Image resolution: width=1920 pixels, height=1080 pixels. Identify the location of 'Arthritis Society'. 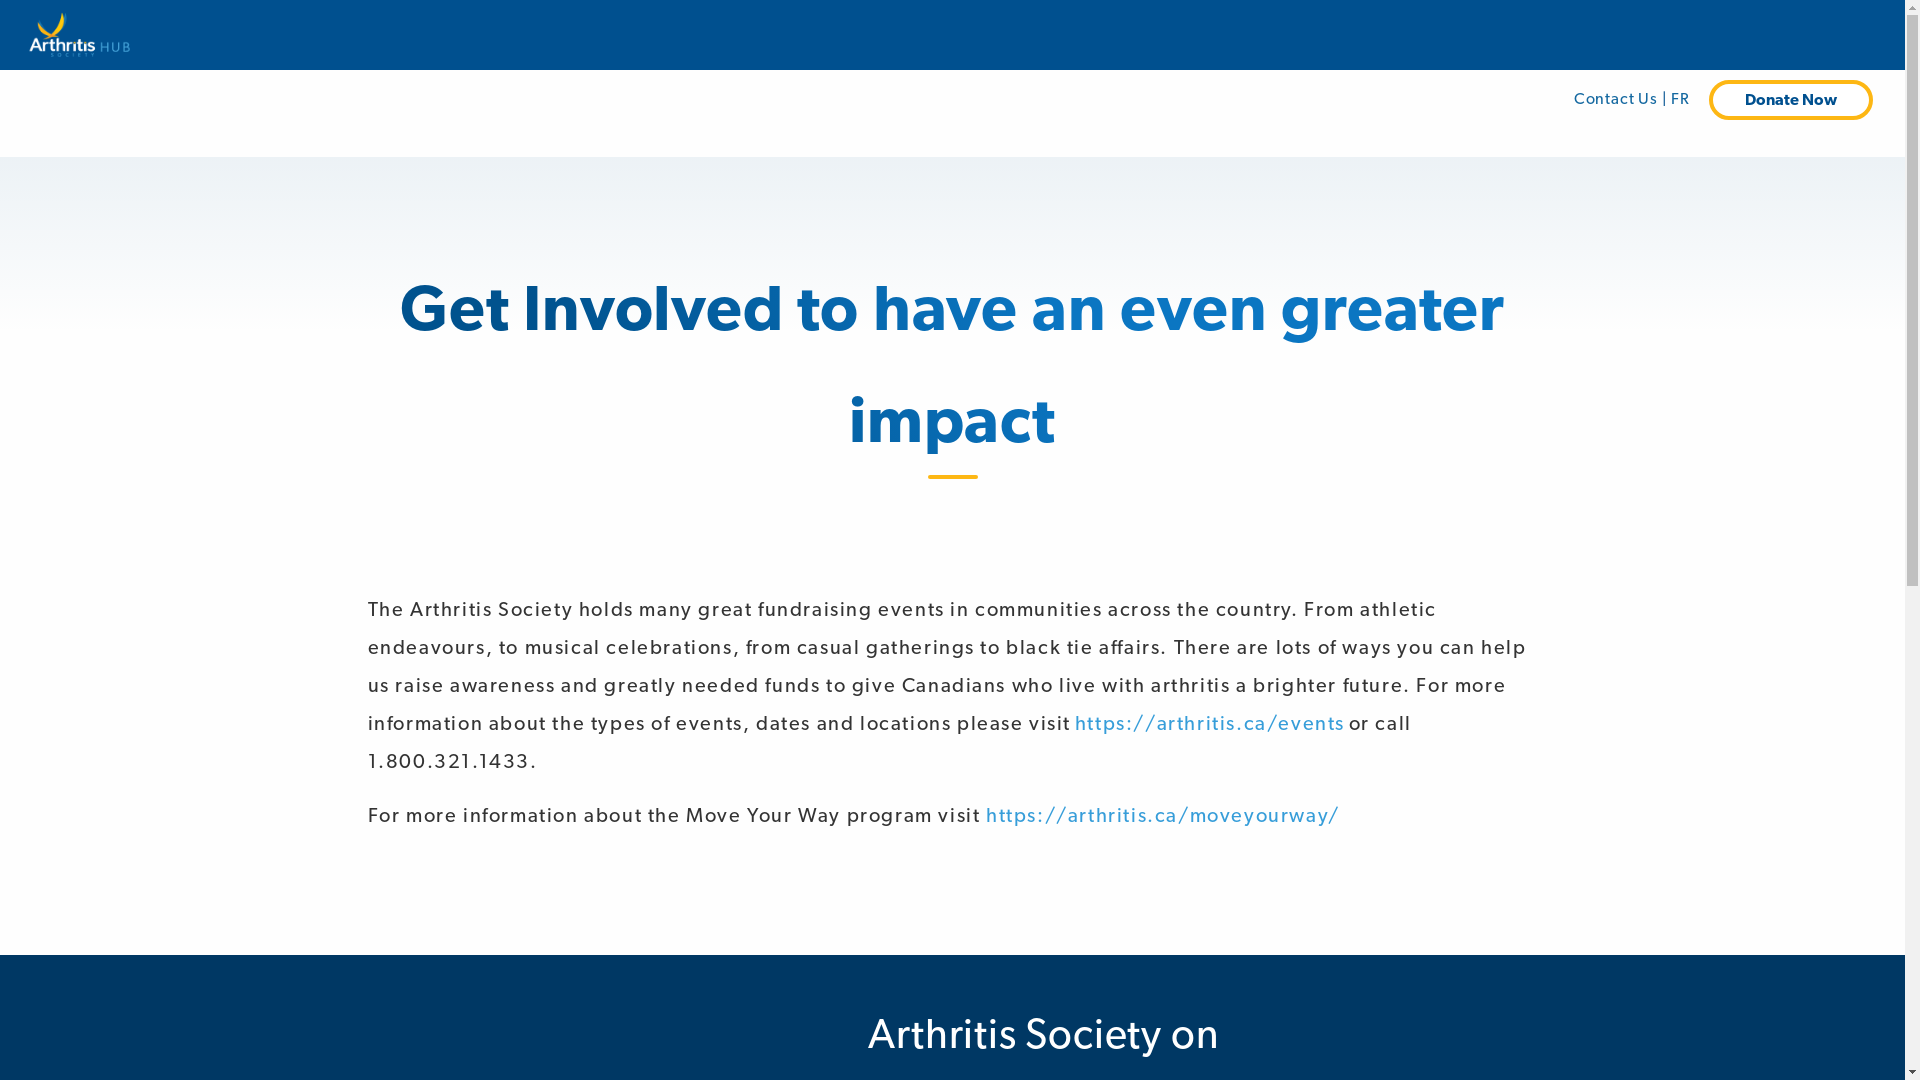
(72, 38).